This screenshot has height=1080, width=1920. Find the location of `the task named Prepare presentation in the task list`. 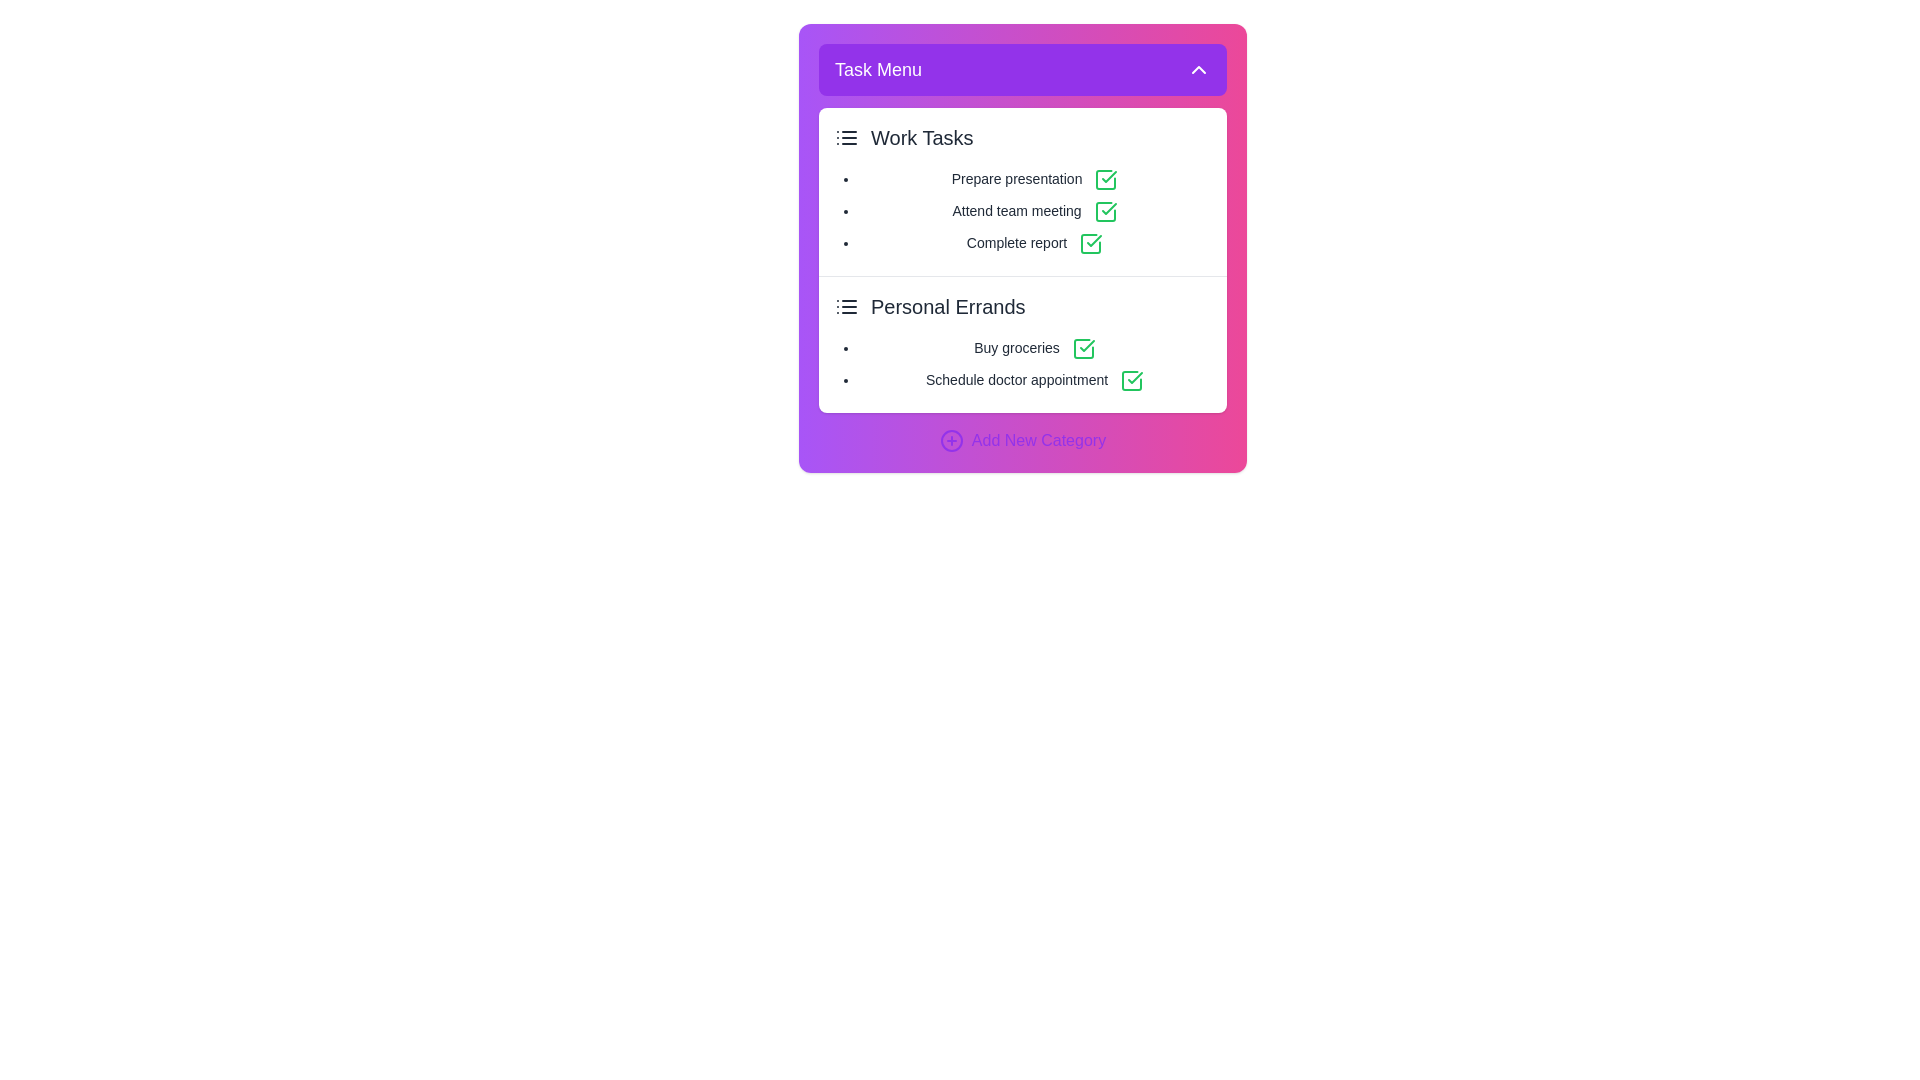

the task named Prepare presentation in the task list is located at coordinates (1035, 180).